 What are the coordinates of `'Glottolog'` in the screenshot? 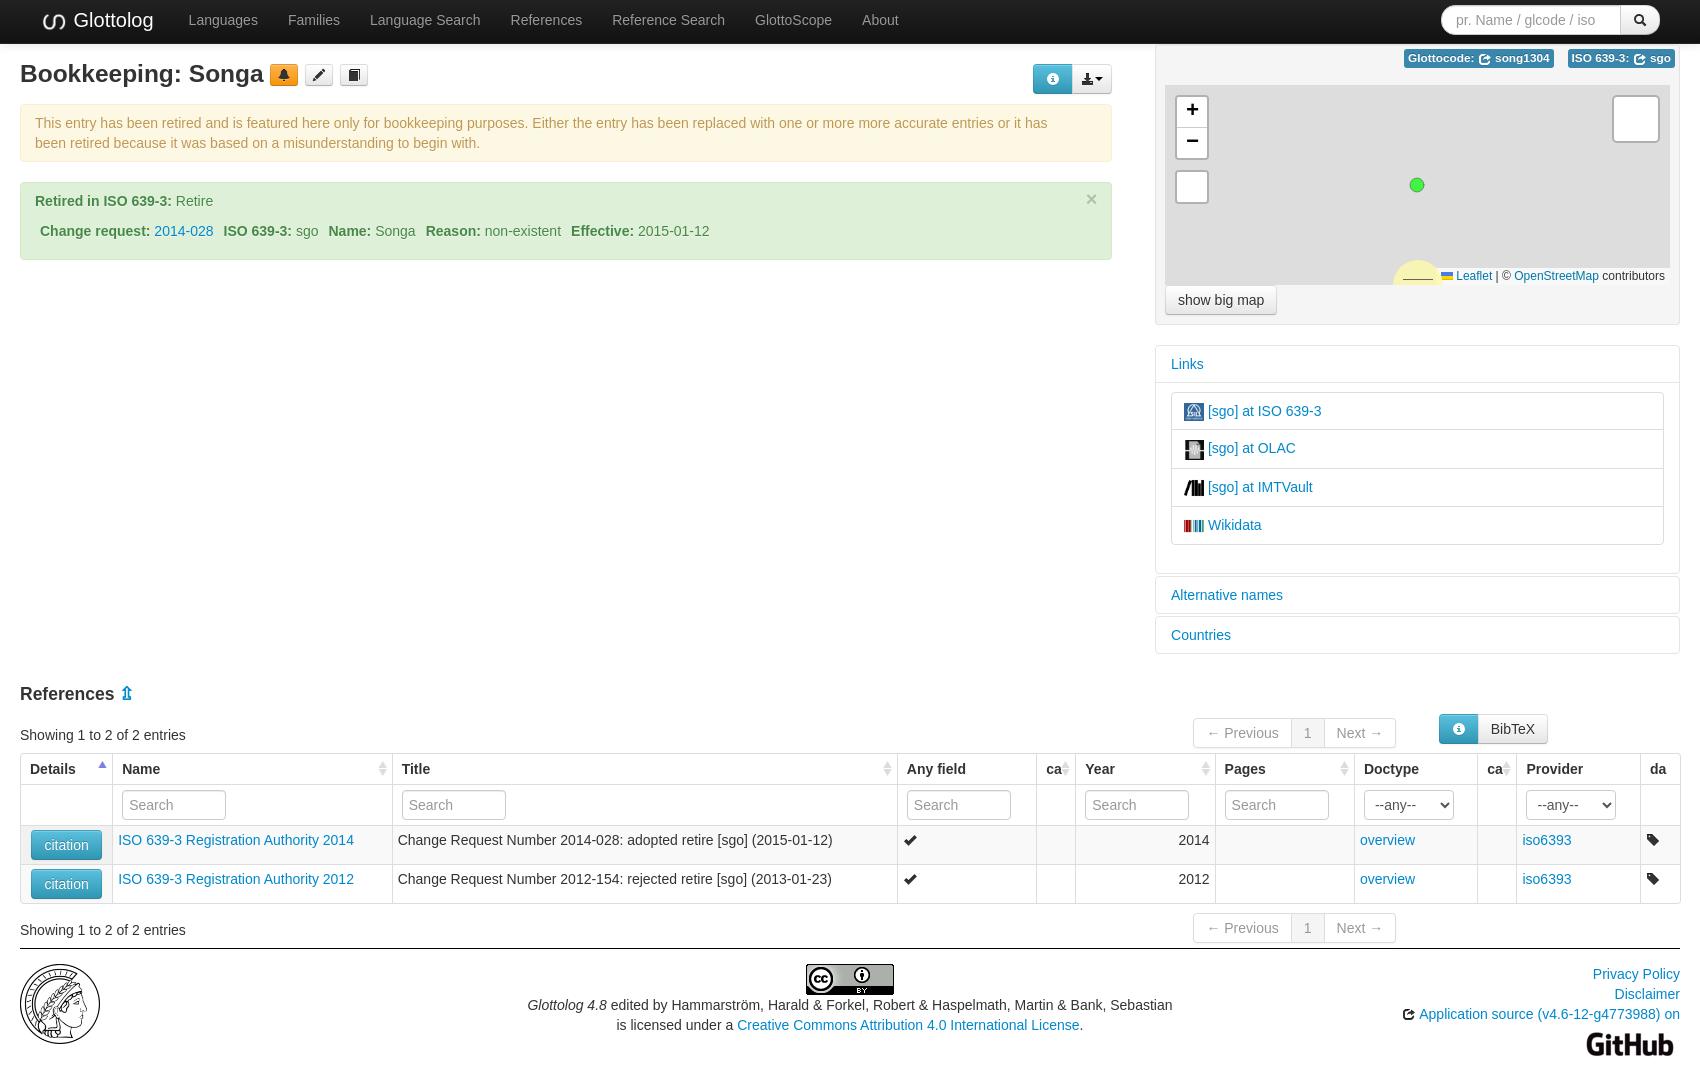 It's located at (109, 19).